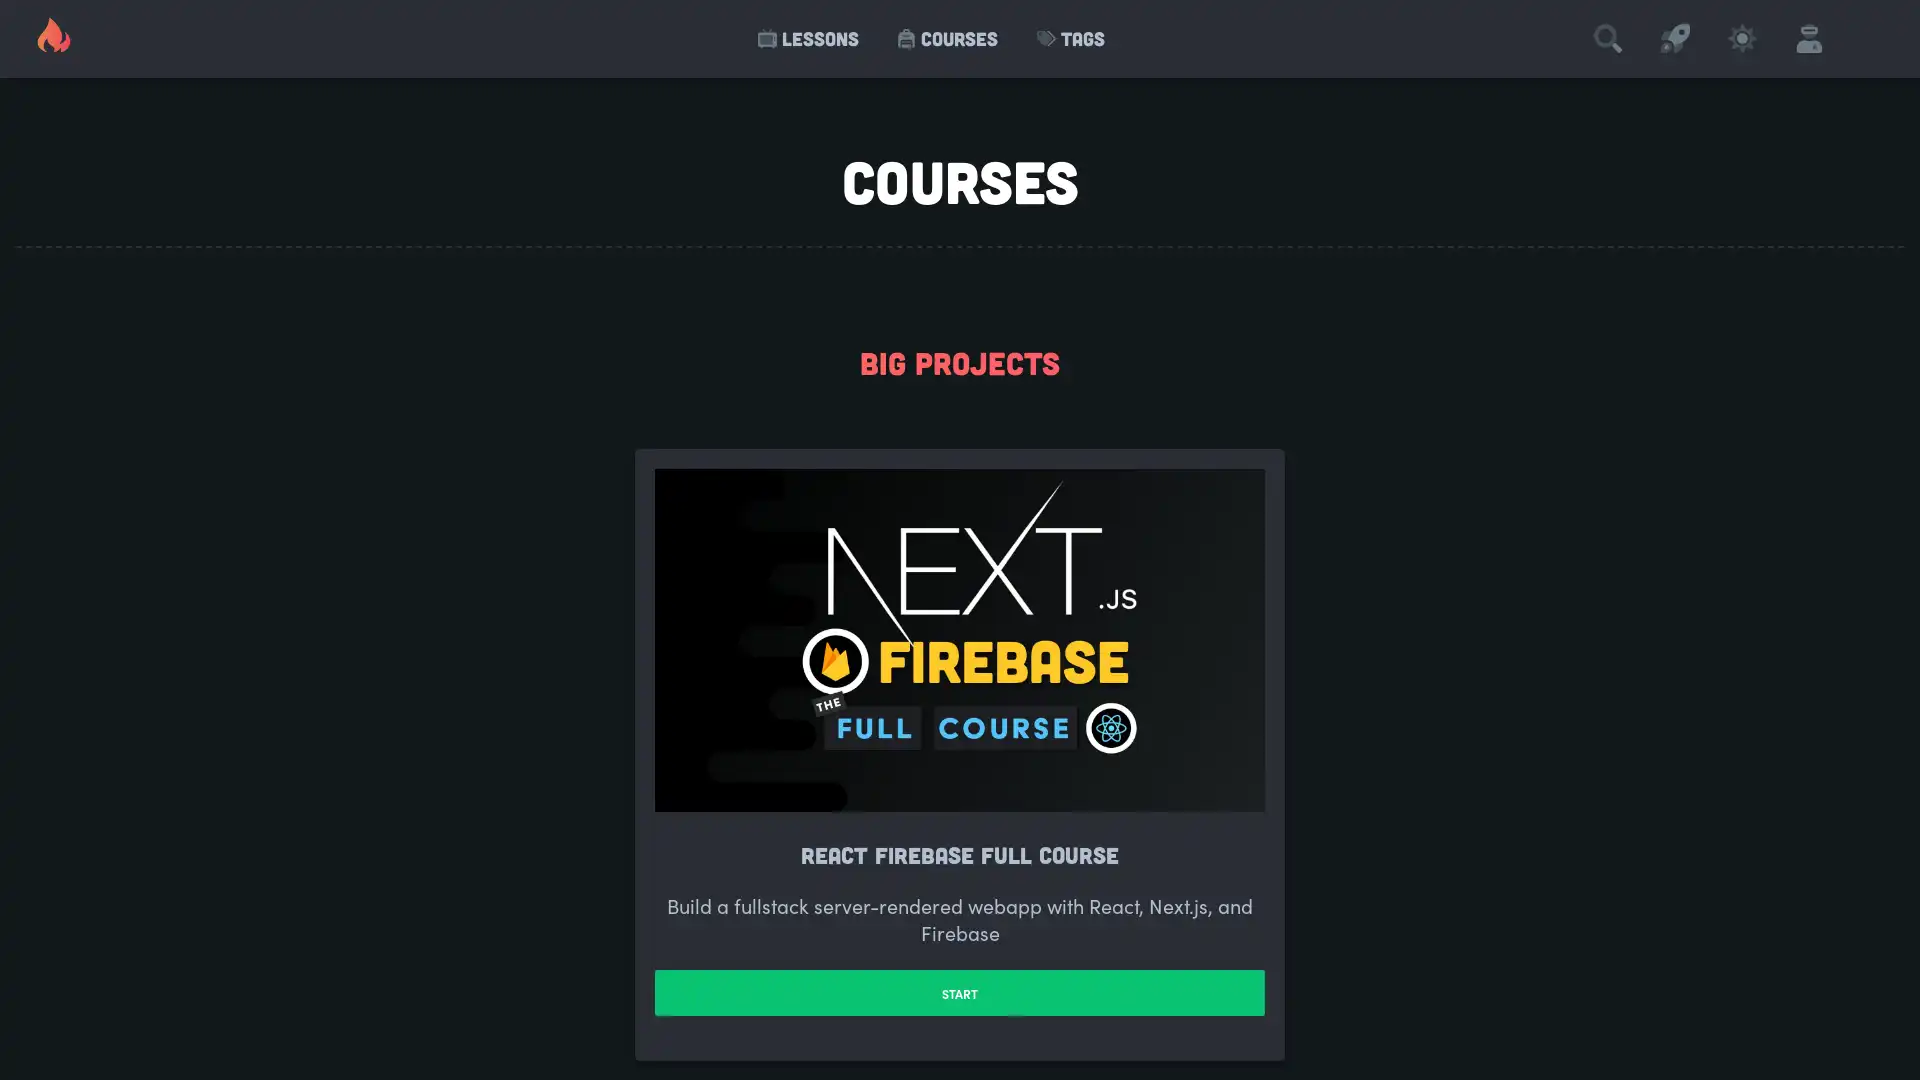 This screenshot has width=1920, height=1080. What do you see at coordinates (960, 999) in the screenshot?
I see `START` at bounding box center [960, 999].